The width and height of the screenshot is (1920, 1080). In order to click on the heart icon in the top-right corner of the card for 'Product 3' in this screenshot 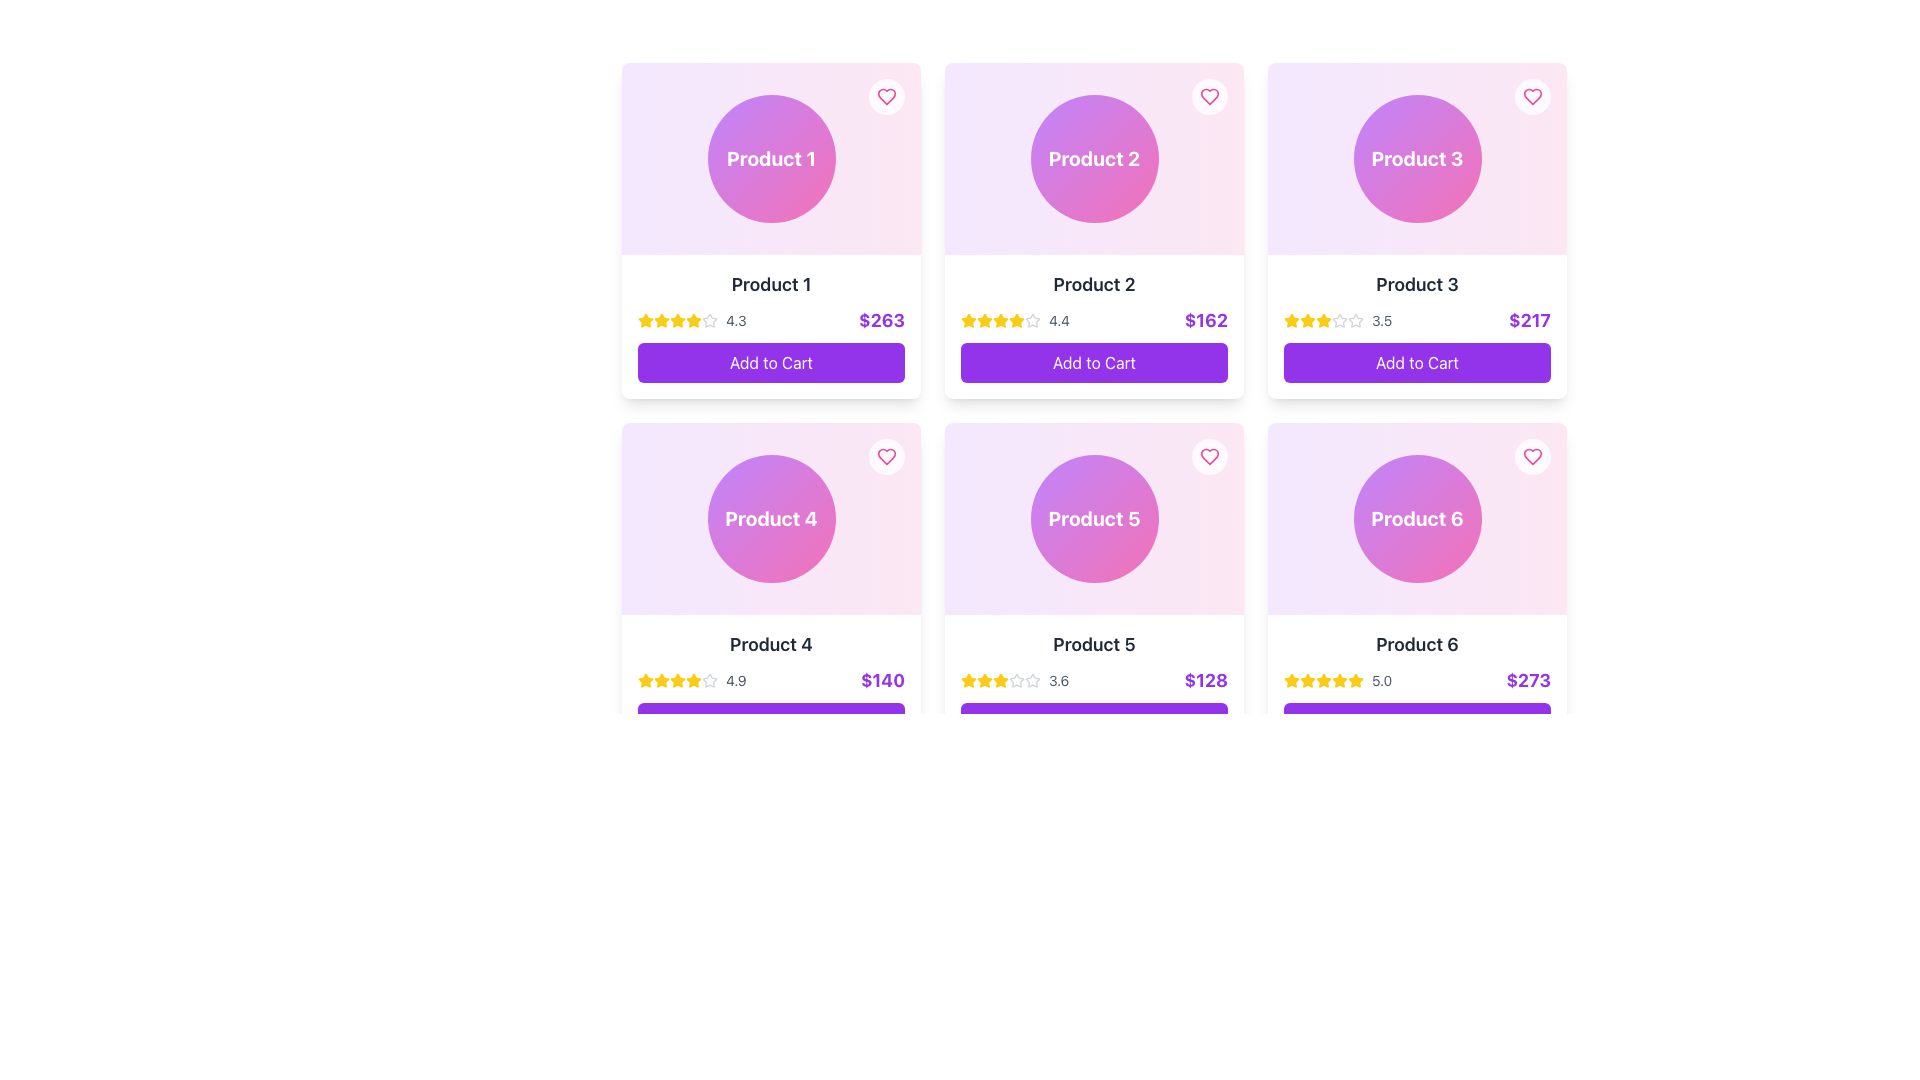, I will do `click(1531, 96)`.